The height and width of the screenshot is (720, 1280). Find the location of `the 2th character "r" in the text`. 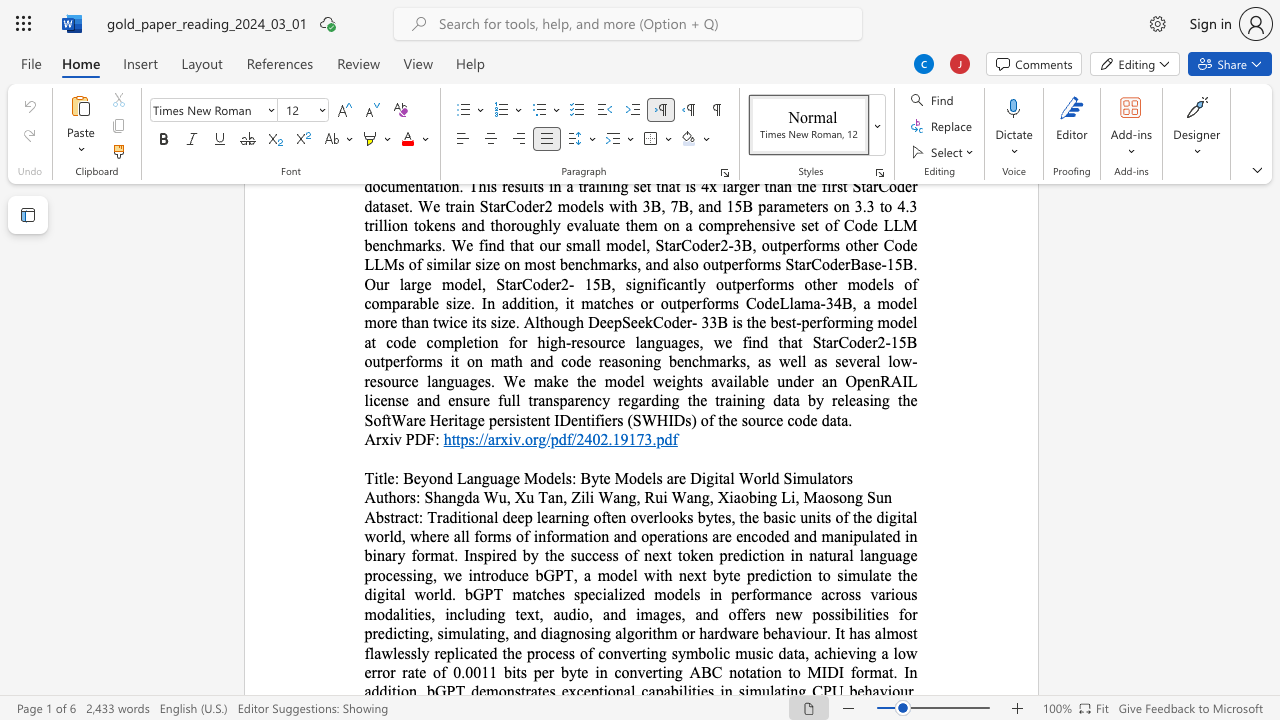

the 2th character "r" in the text is located at coordinates (763, 478).